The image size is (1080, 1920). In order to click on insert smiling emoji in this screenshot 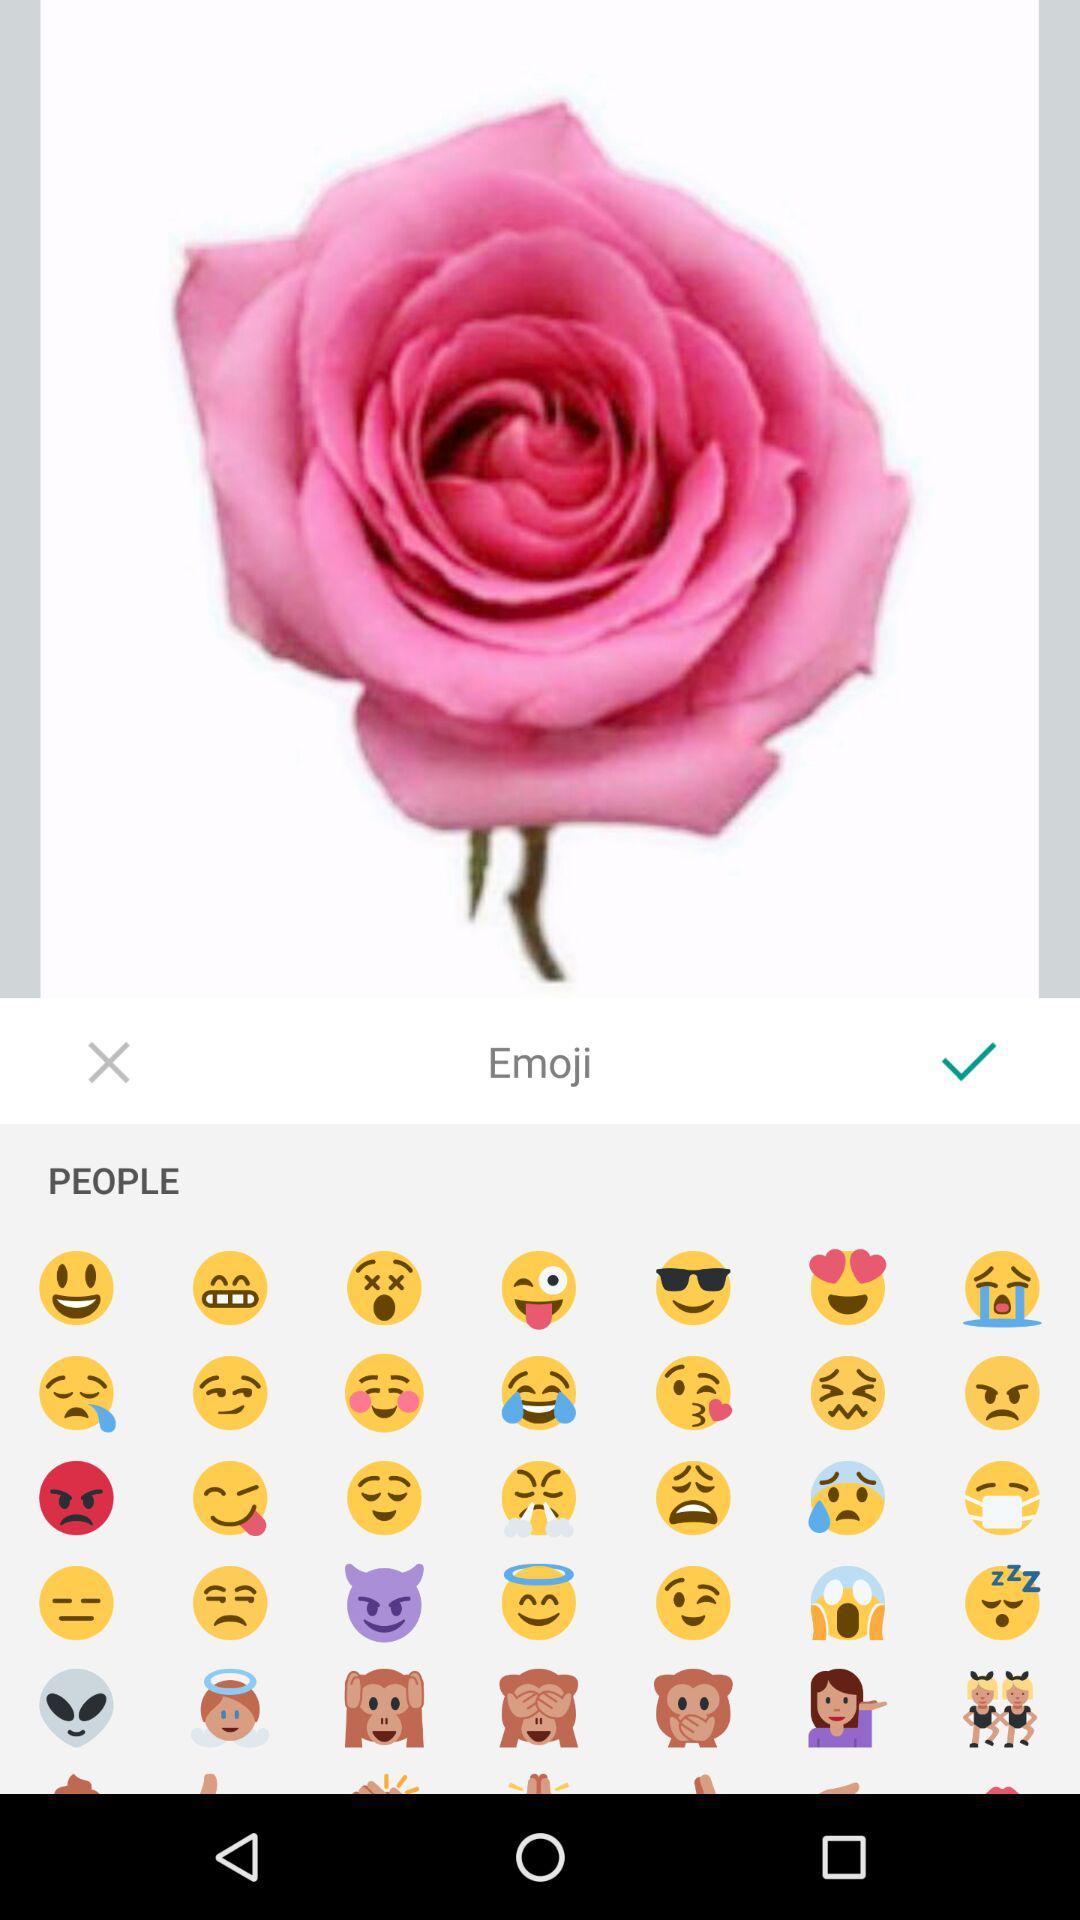, I will do `click(75, 1288)`.